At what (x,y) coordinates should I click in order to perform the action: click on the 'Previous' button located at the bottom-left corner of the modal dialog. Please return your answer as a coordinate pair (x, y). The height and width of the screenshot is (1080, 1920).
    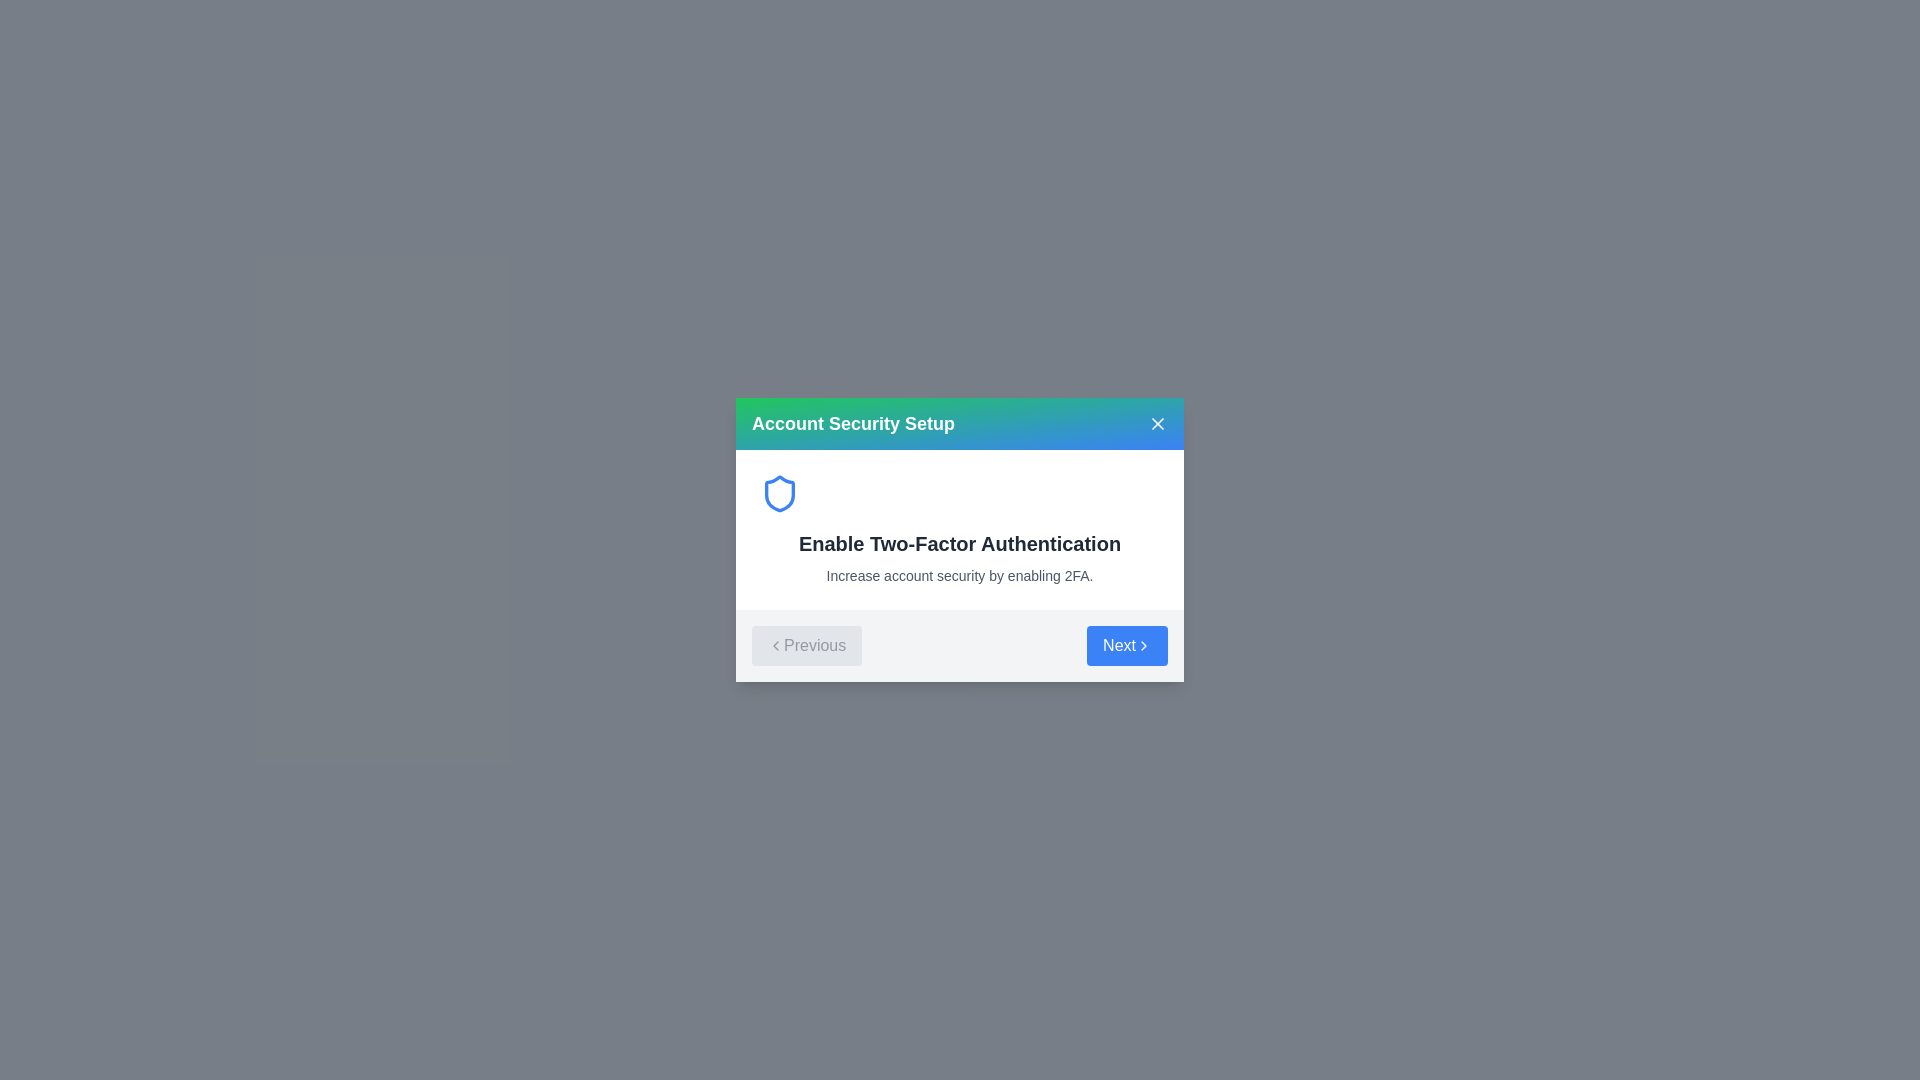
    Looking at the image, I should click on (807, 645).